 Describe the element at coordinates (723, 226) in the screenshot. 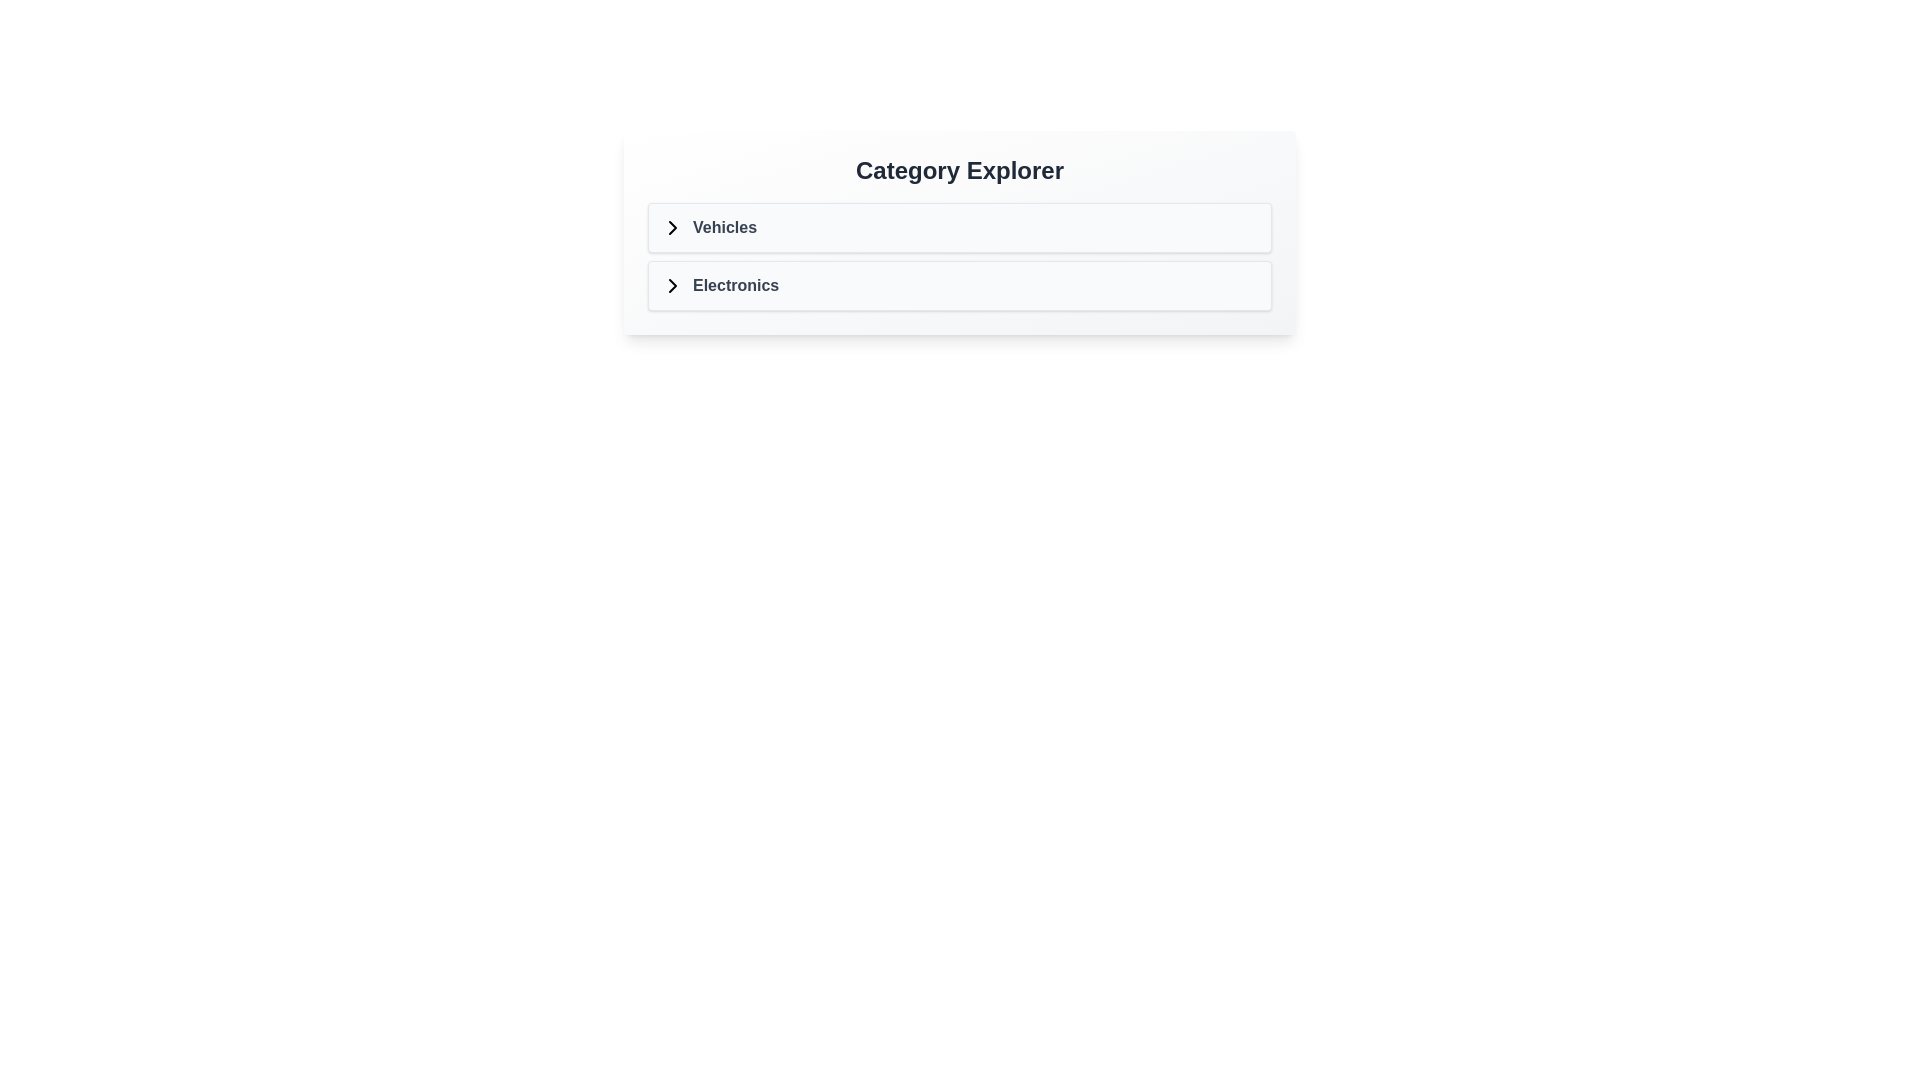

I see `the 'Vehicles' text element in the 'Category Explorer' section, which is displayed in a bold, dark gray font and is located in the first card of the two vertical sections` at that location.